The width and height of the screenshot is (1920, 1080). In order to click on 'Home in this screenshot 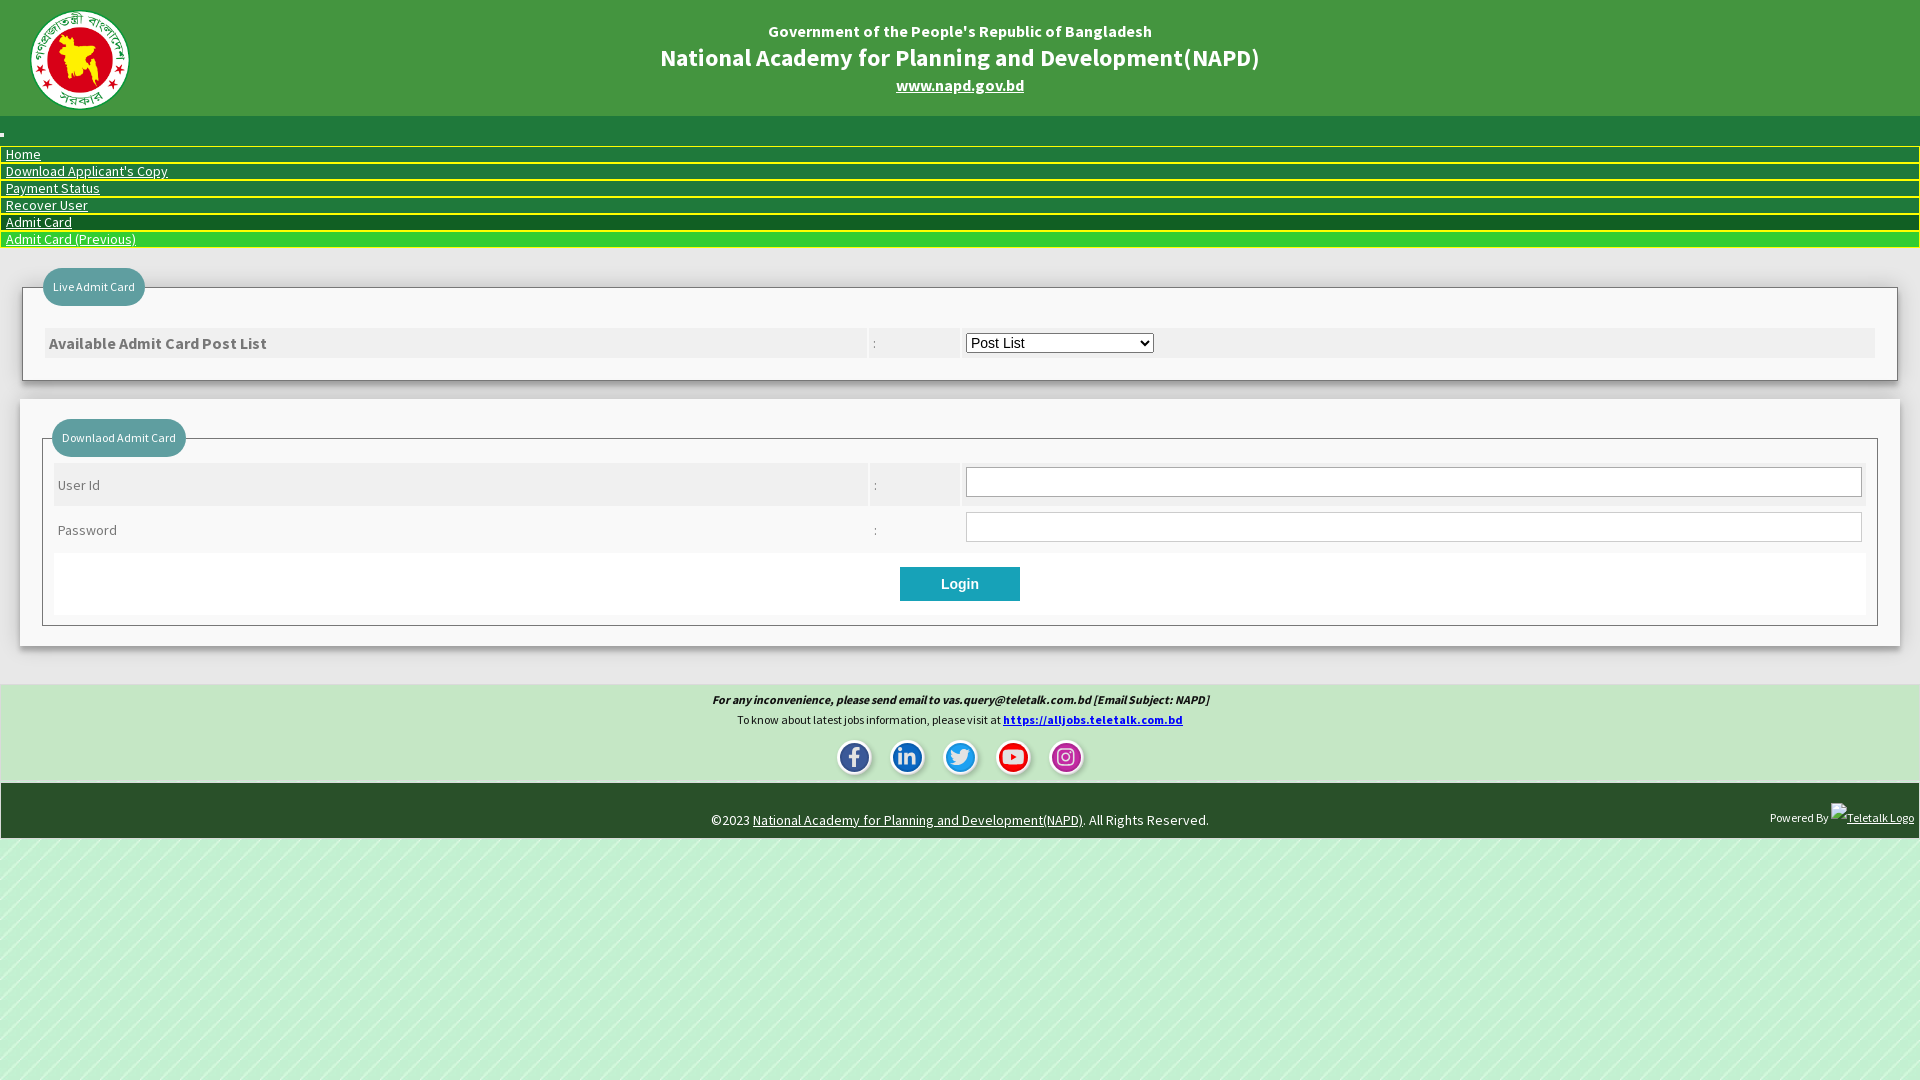, I will do `click(23, 153)`.